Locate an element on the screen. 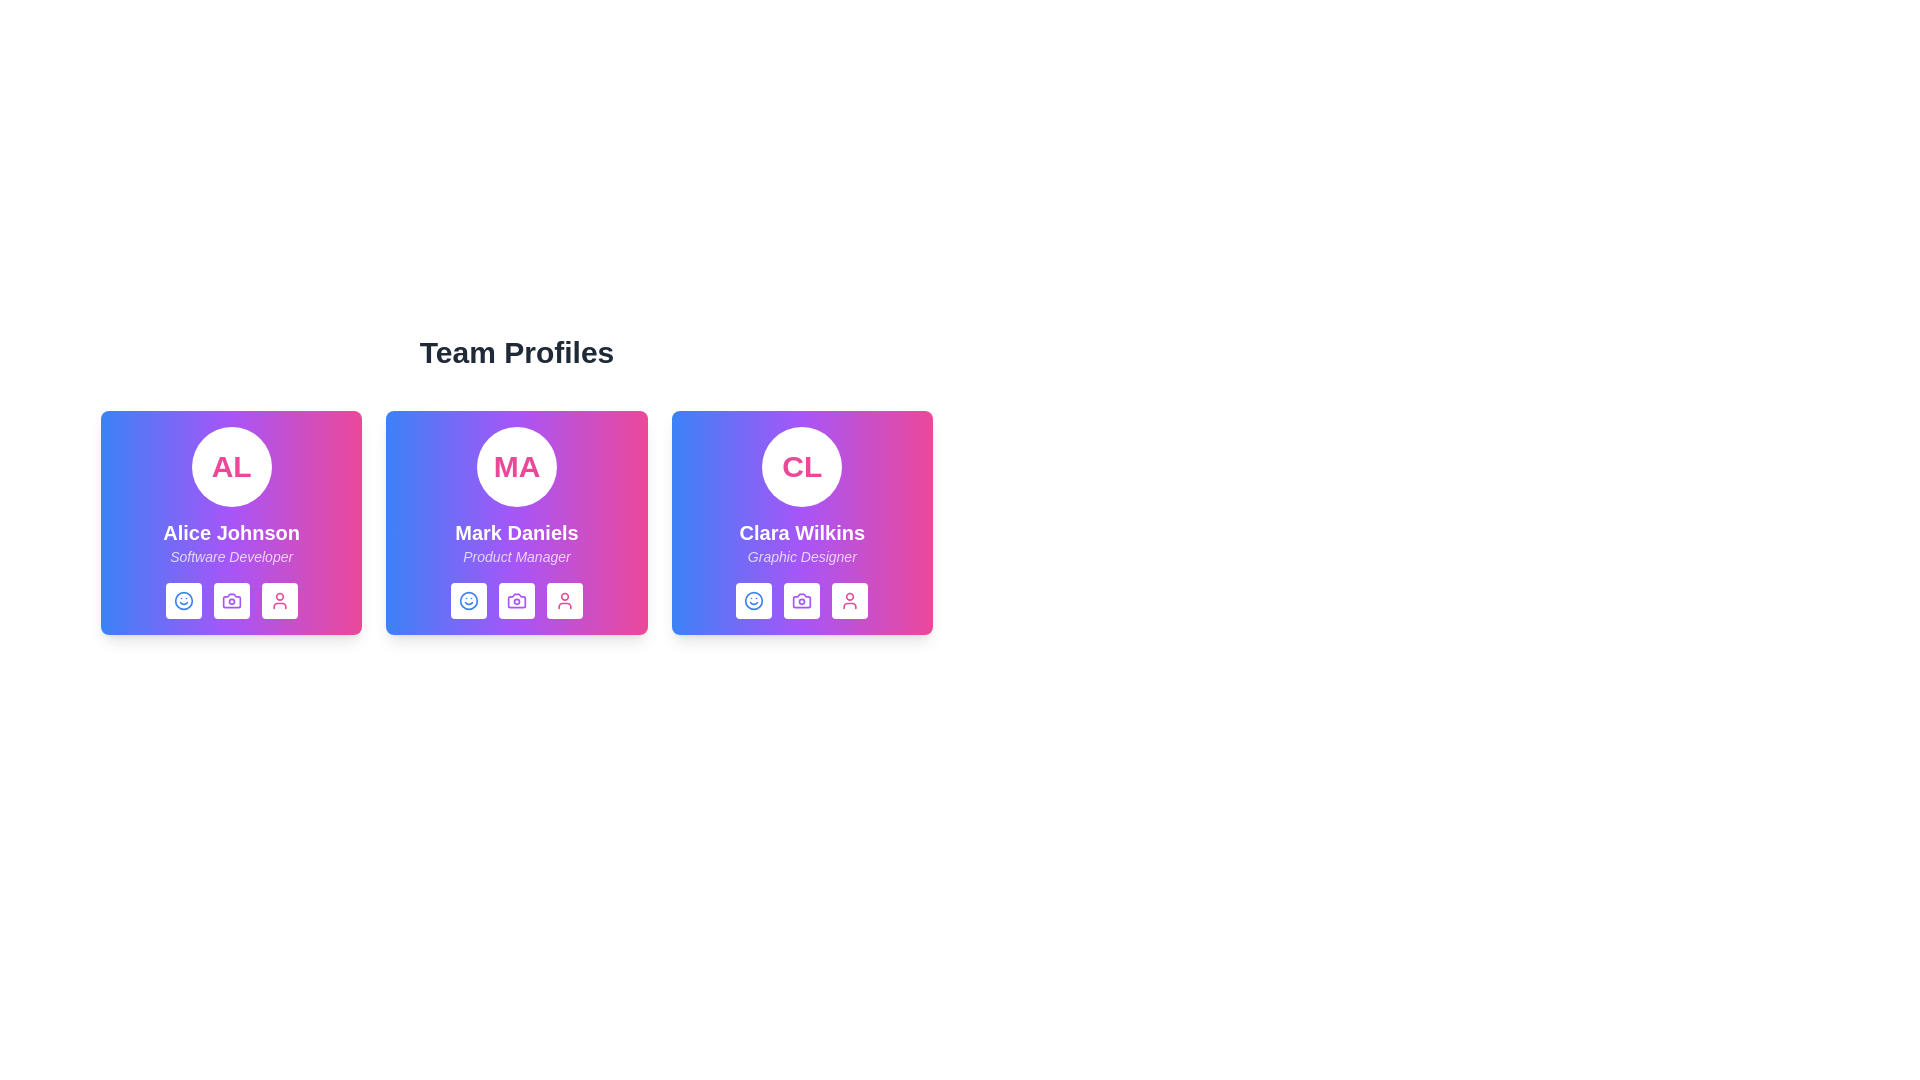  the camera icon button, which is a purple SVG icon resembling a camera, located at the center of the button section on Clara Wilkins' profile card is located at coordinates (802, 600).